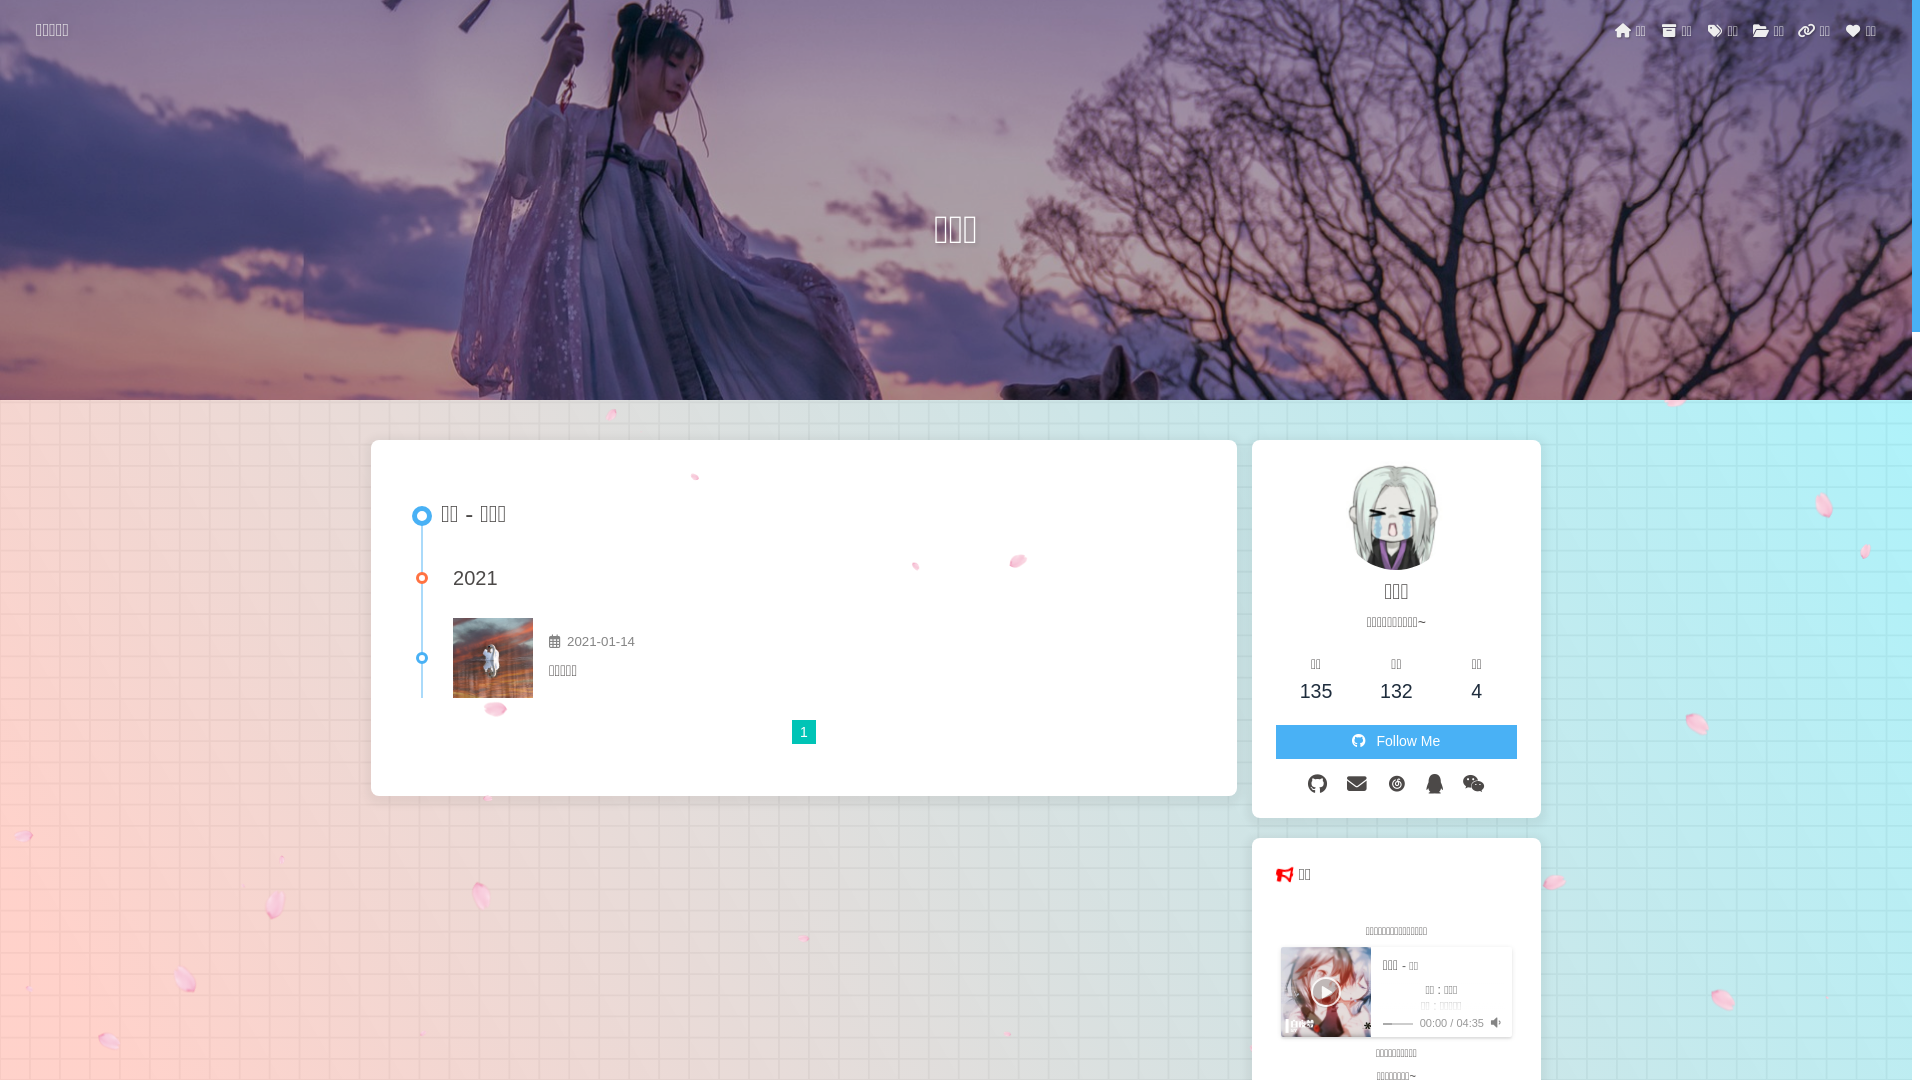 The width and height of the screenshot is (1920, 1080). Describe the element at coordinates (1433, 782) in the screenshot. I see `'QQ'` at that location.